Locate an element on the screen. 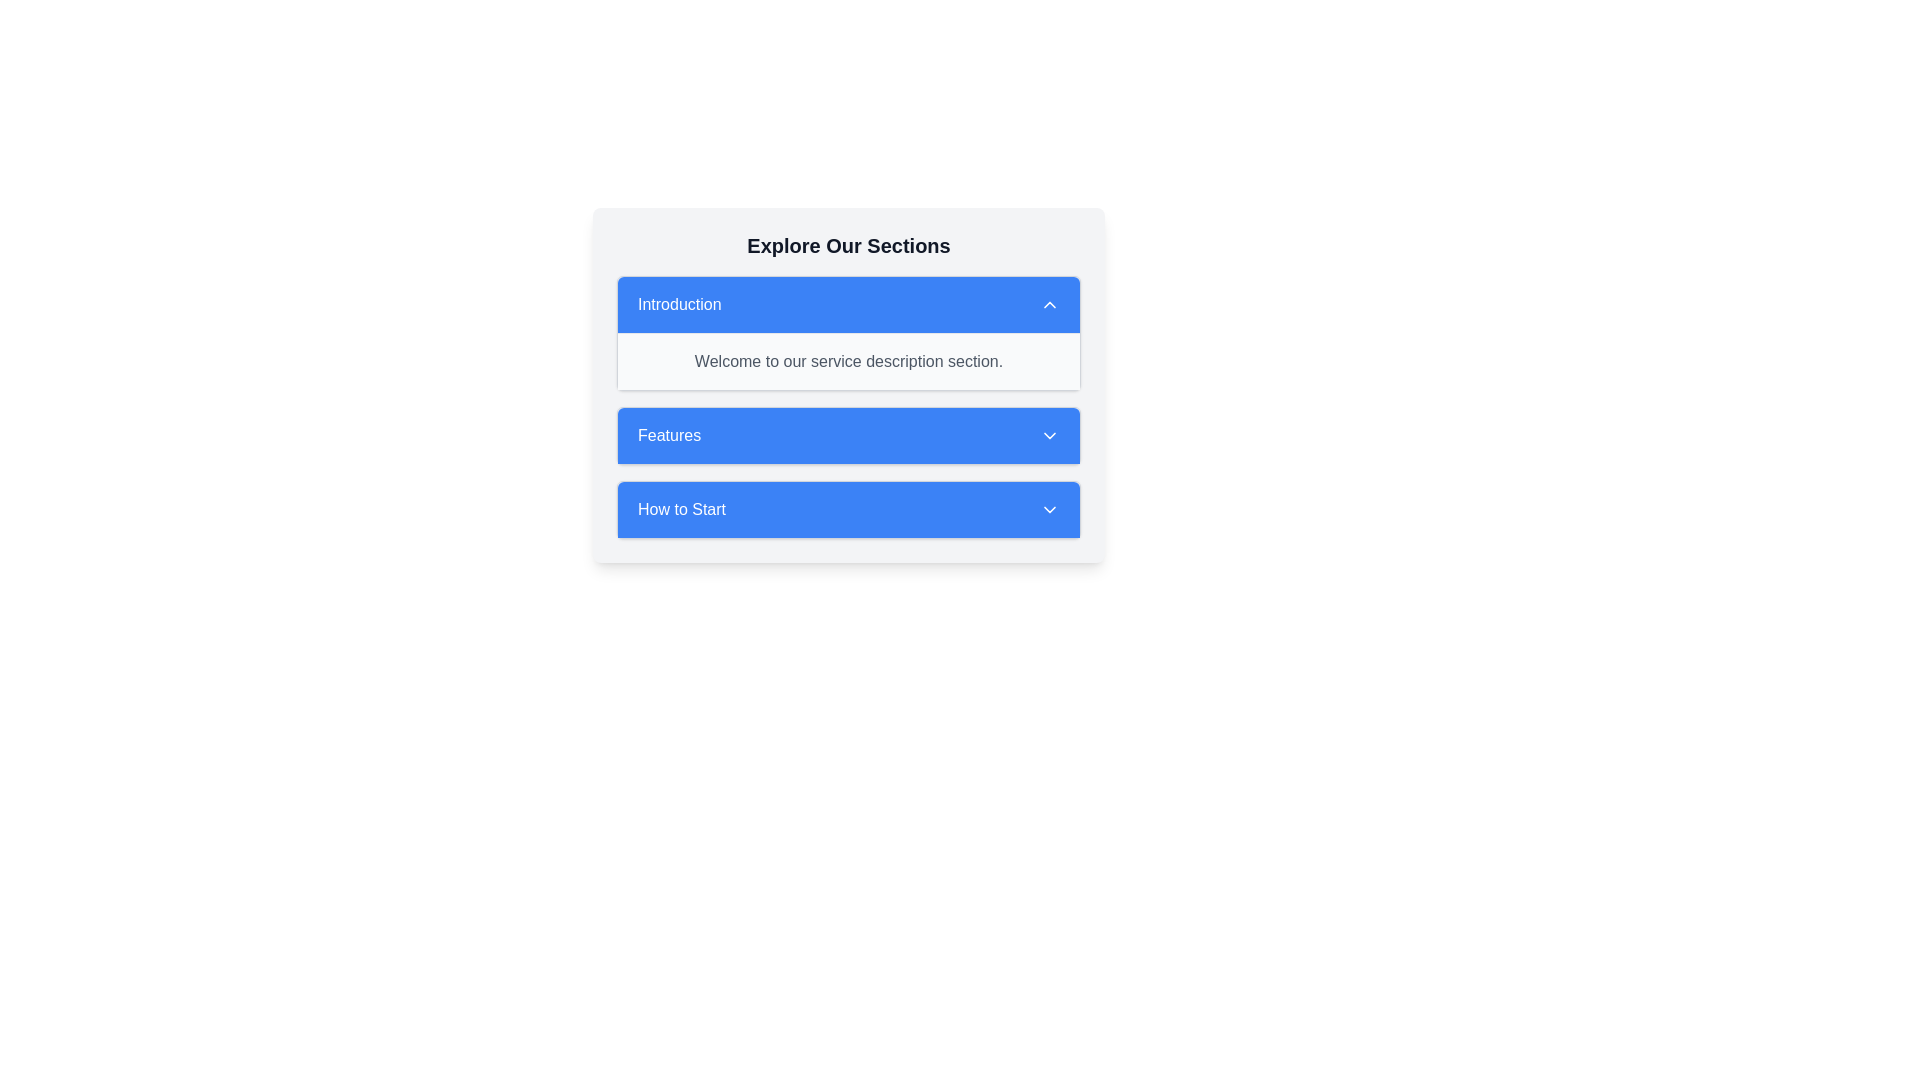 This screenshot has width=1920, height=1080. the text label 'How to Start' which is styled with a medium-weight font and white color against a blue background, located in the header of the collapsible section is located at coordinates (681, 508).